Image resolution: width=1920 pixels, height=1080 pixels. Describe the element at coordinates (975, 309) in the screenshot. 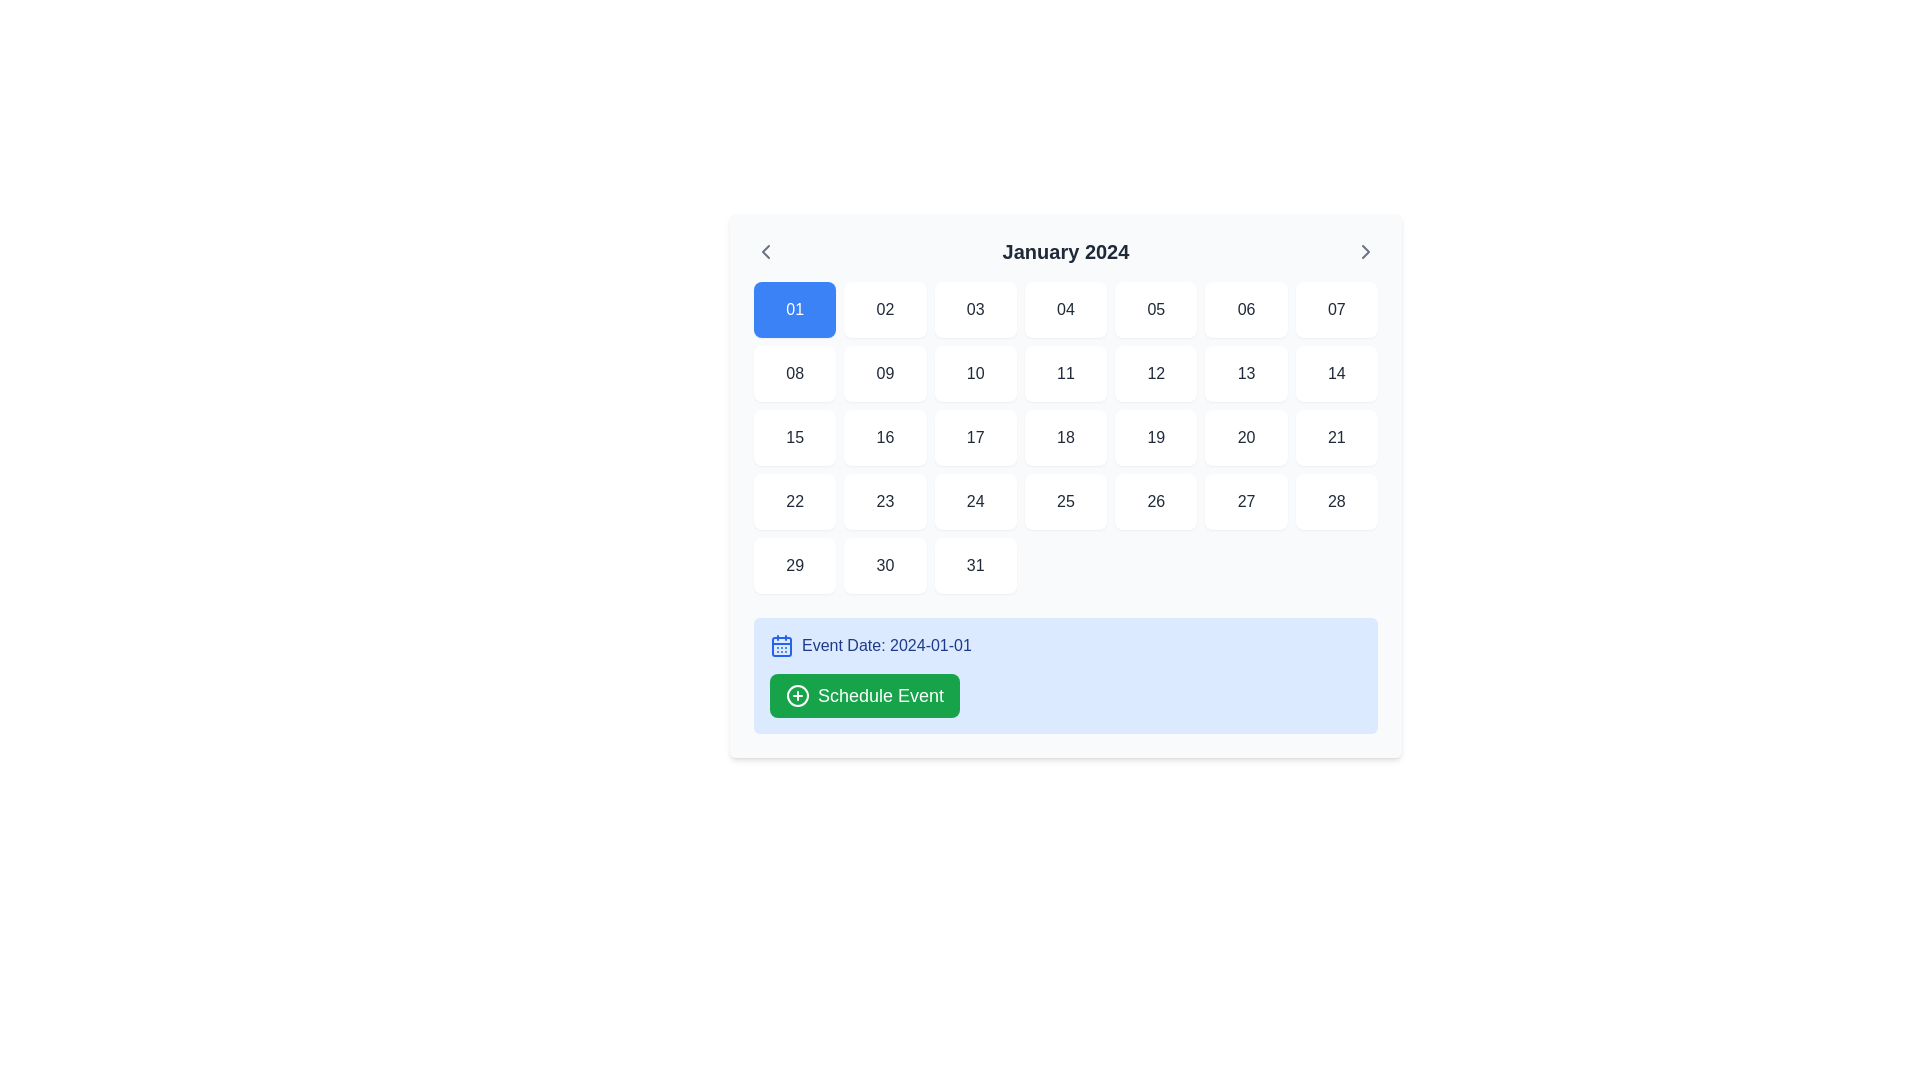

I see `the button displaying '03'` at that location.